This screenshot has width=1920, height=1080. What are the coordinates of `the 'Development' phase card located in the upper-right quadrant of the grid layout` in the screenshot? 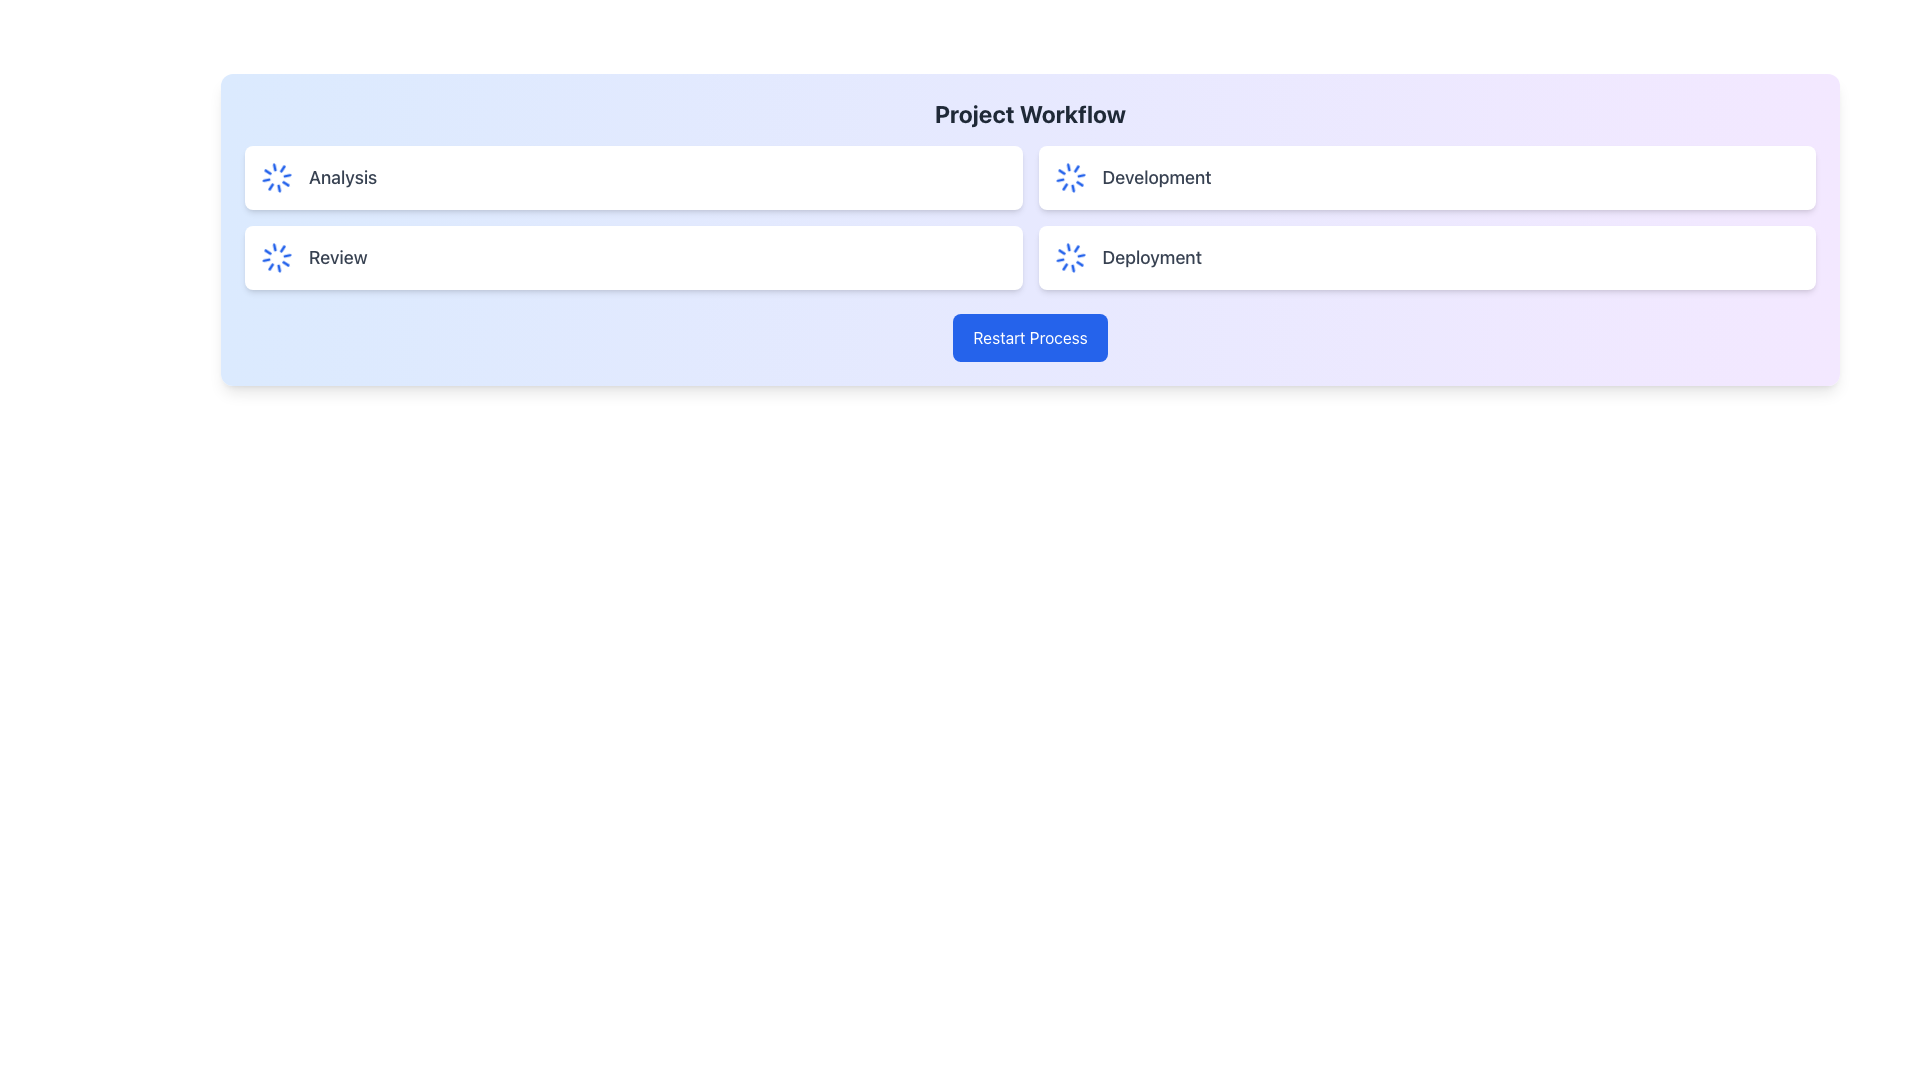 It's located at (1425, 176).